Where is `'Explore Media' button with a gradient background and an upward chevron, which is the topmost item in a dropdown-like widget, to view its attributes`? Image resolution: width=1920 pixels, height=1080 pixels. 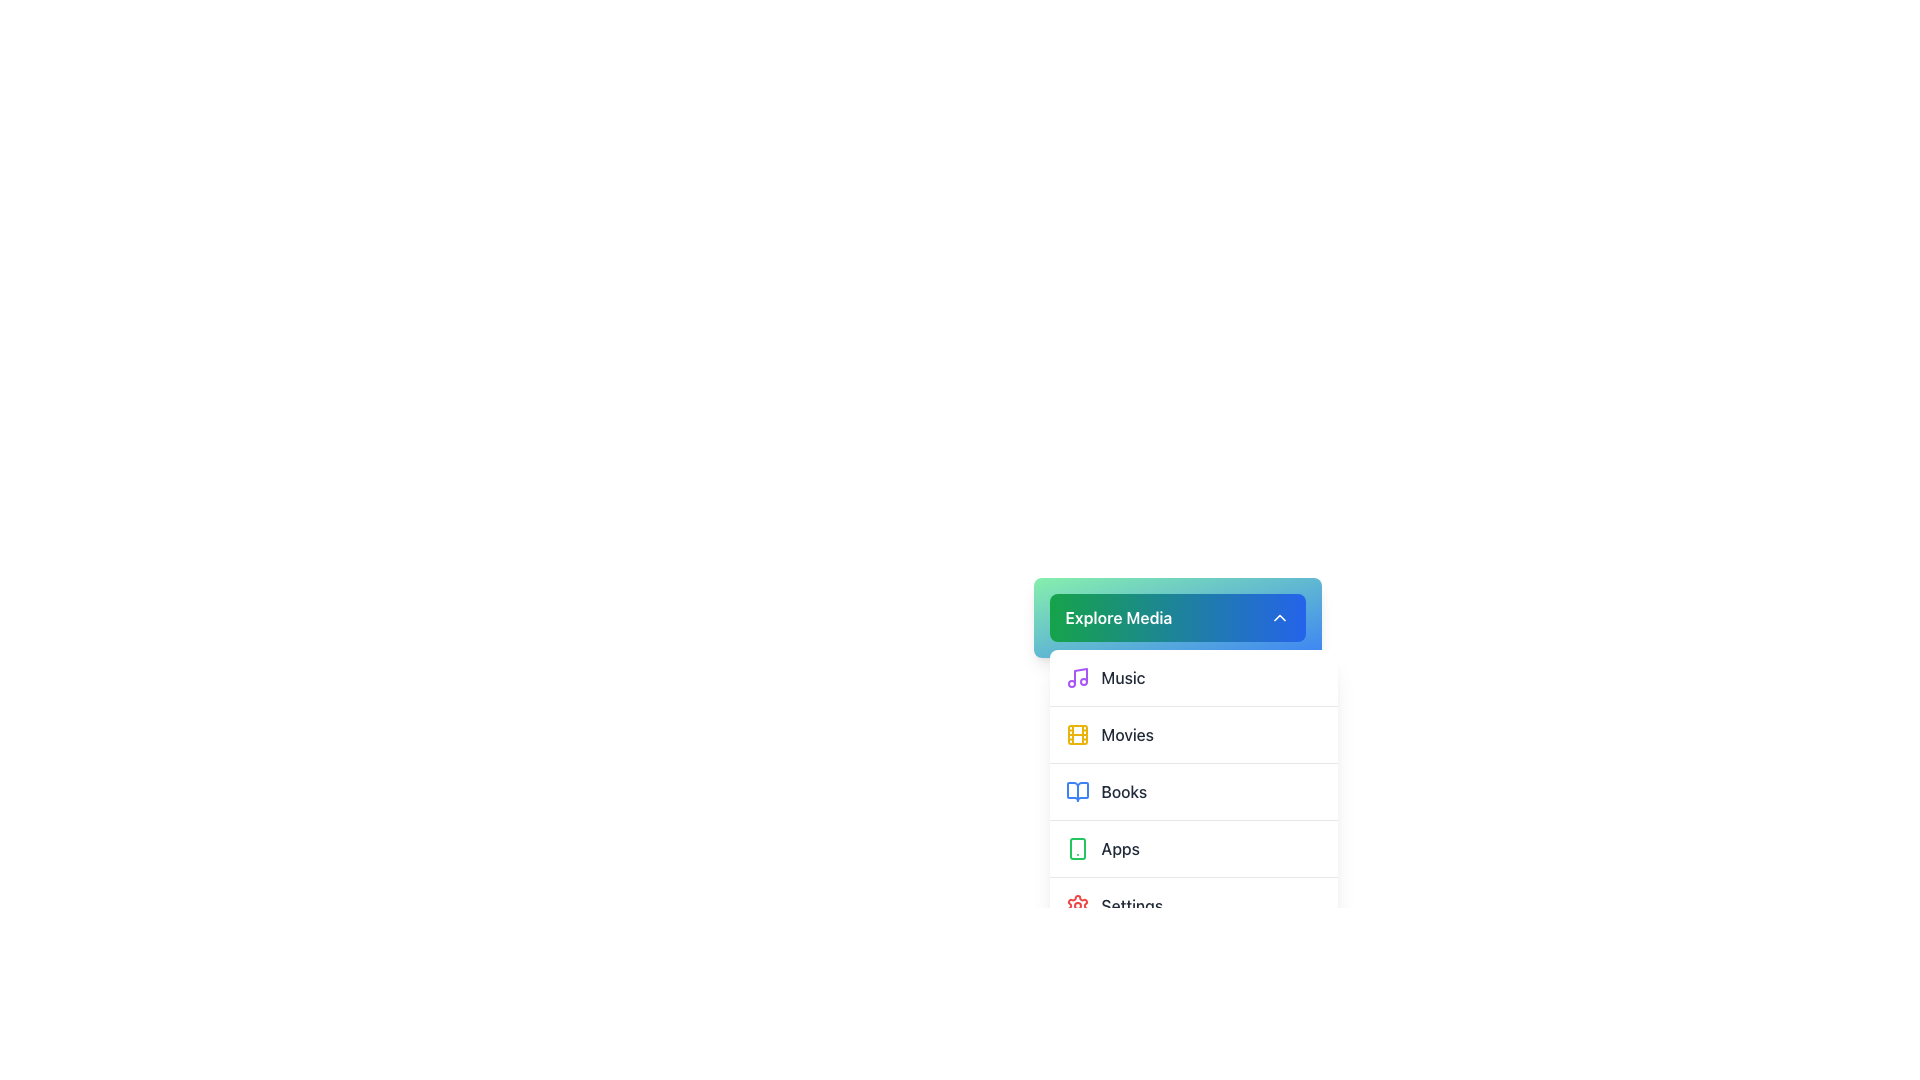
'Explore Media' button with a gradient background and an upward chevron, which is the topmost item in a dropdown-like widget, to view its attributes is located at coordinates (1177, 616).